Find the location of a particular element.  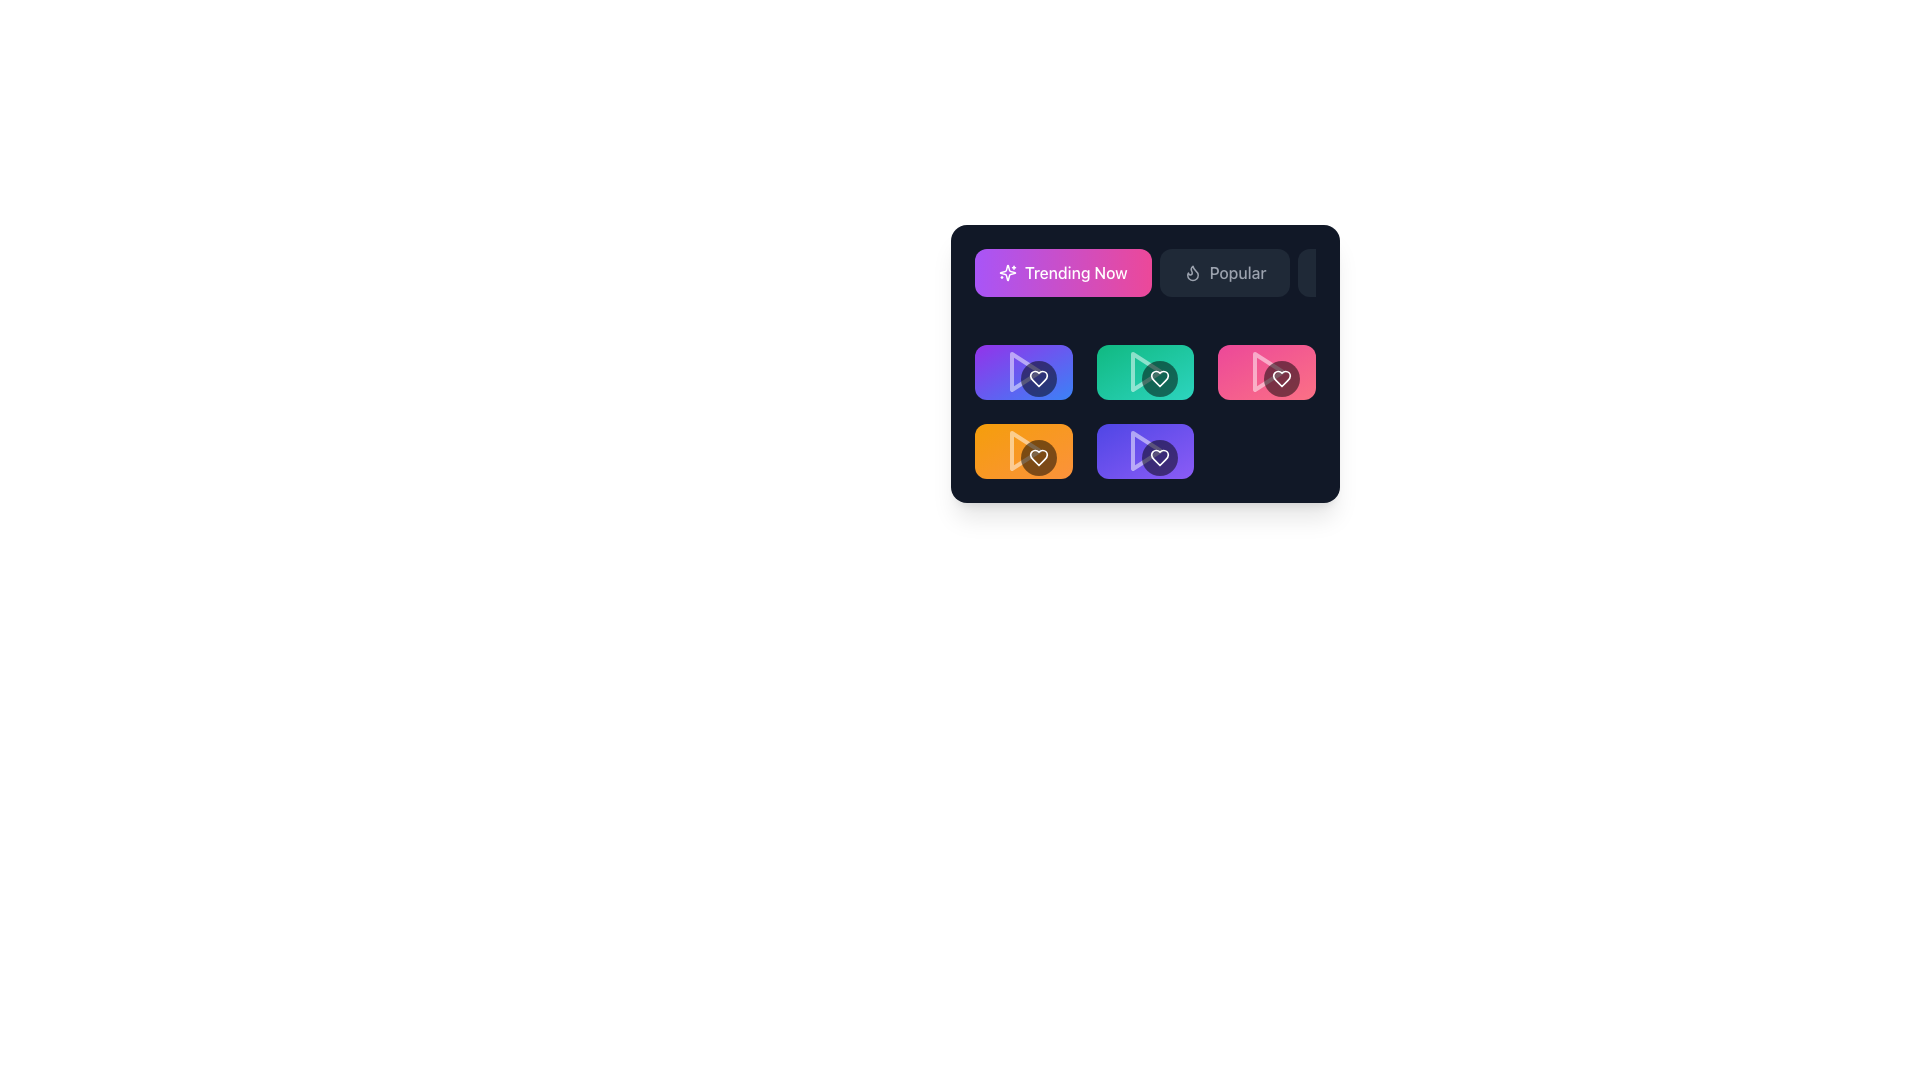

the clickable card with iconography located in the second row, third column of the grid to interact with it is located at coordinates (1145, 407).